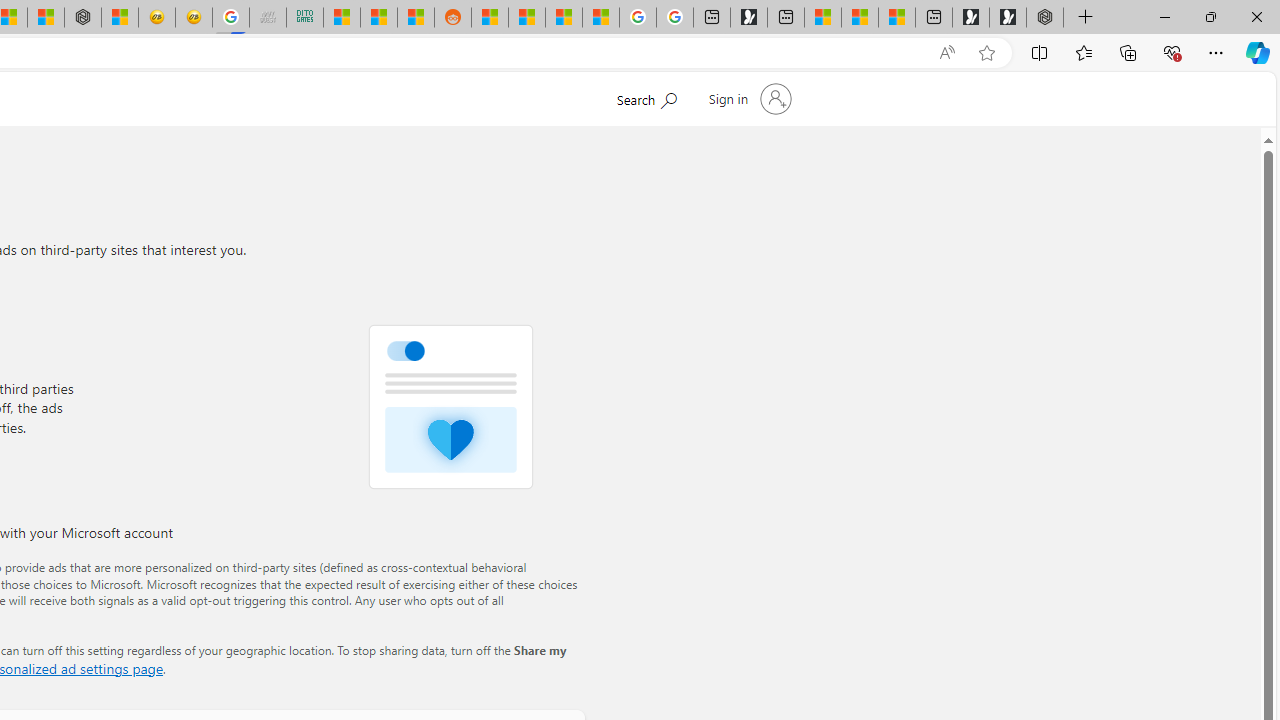 This screenshot has height=720, width=1280. Describe the element at coordinates (266, 17) in the screenshot. I see `'Navy Quest'` at that location.